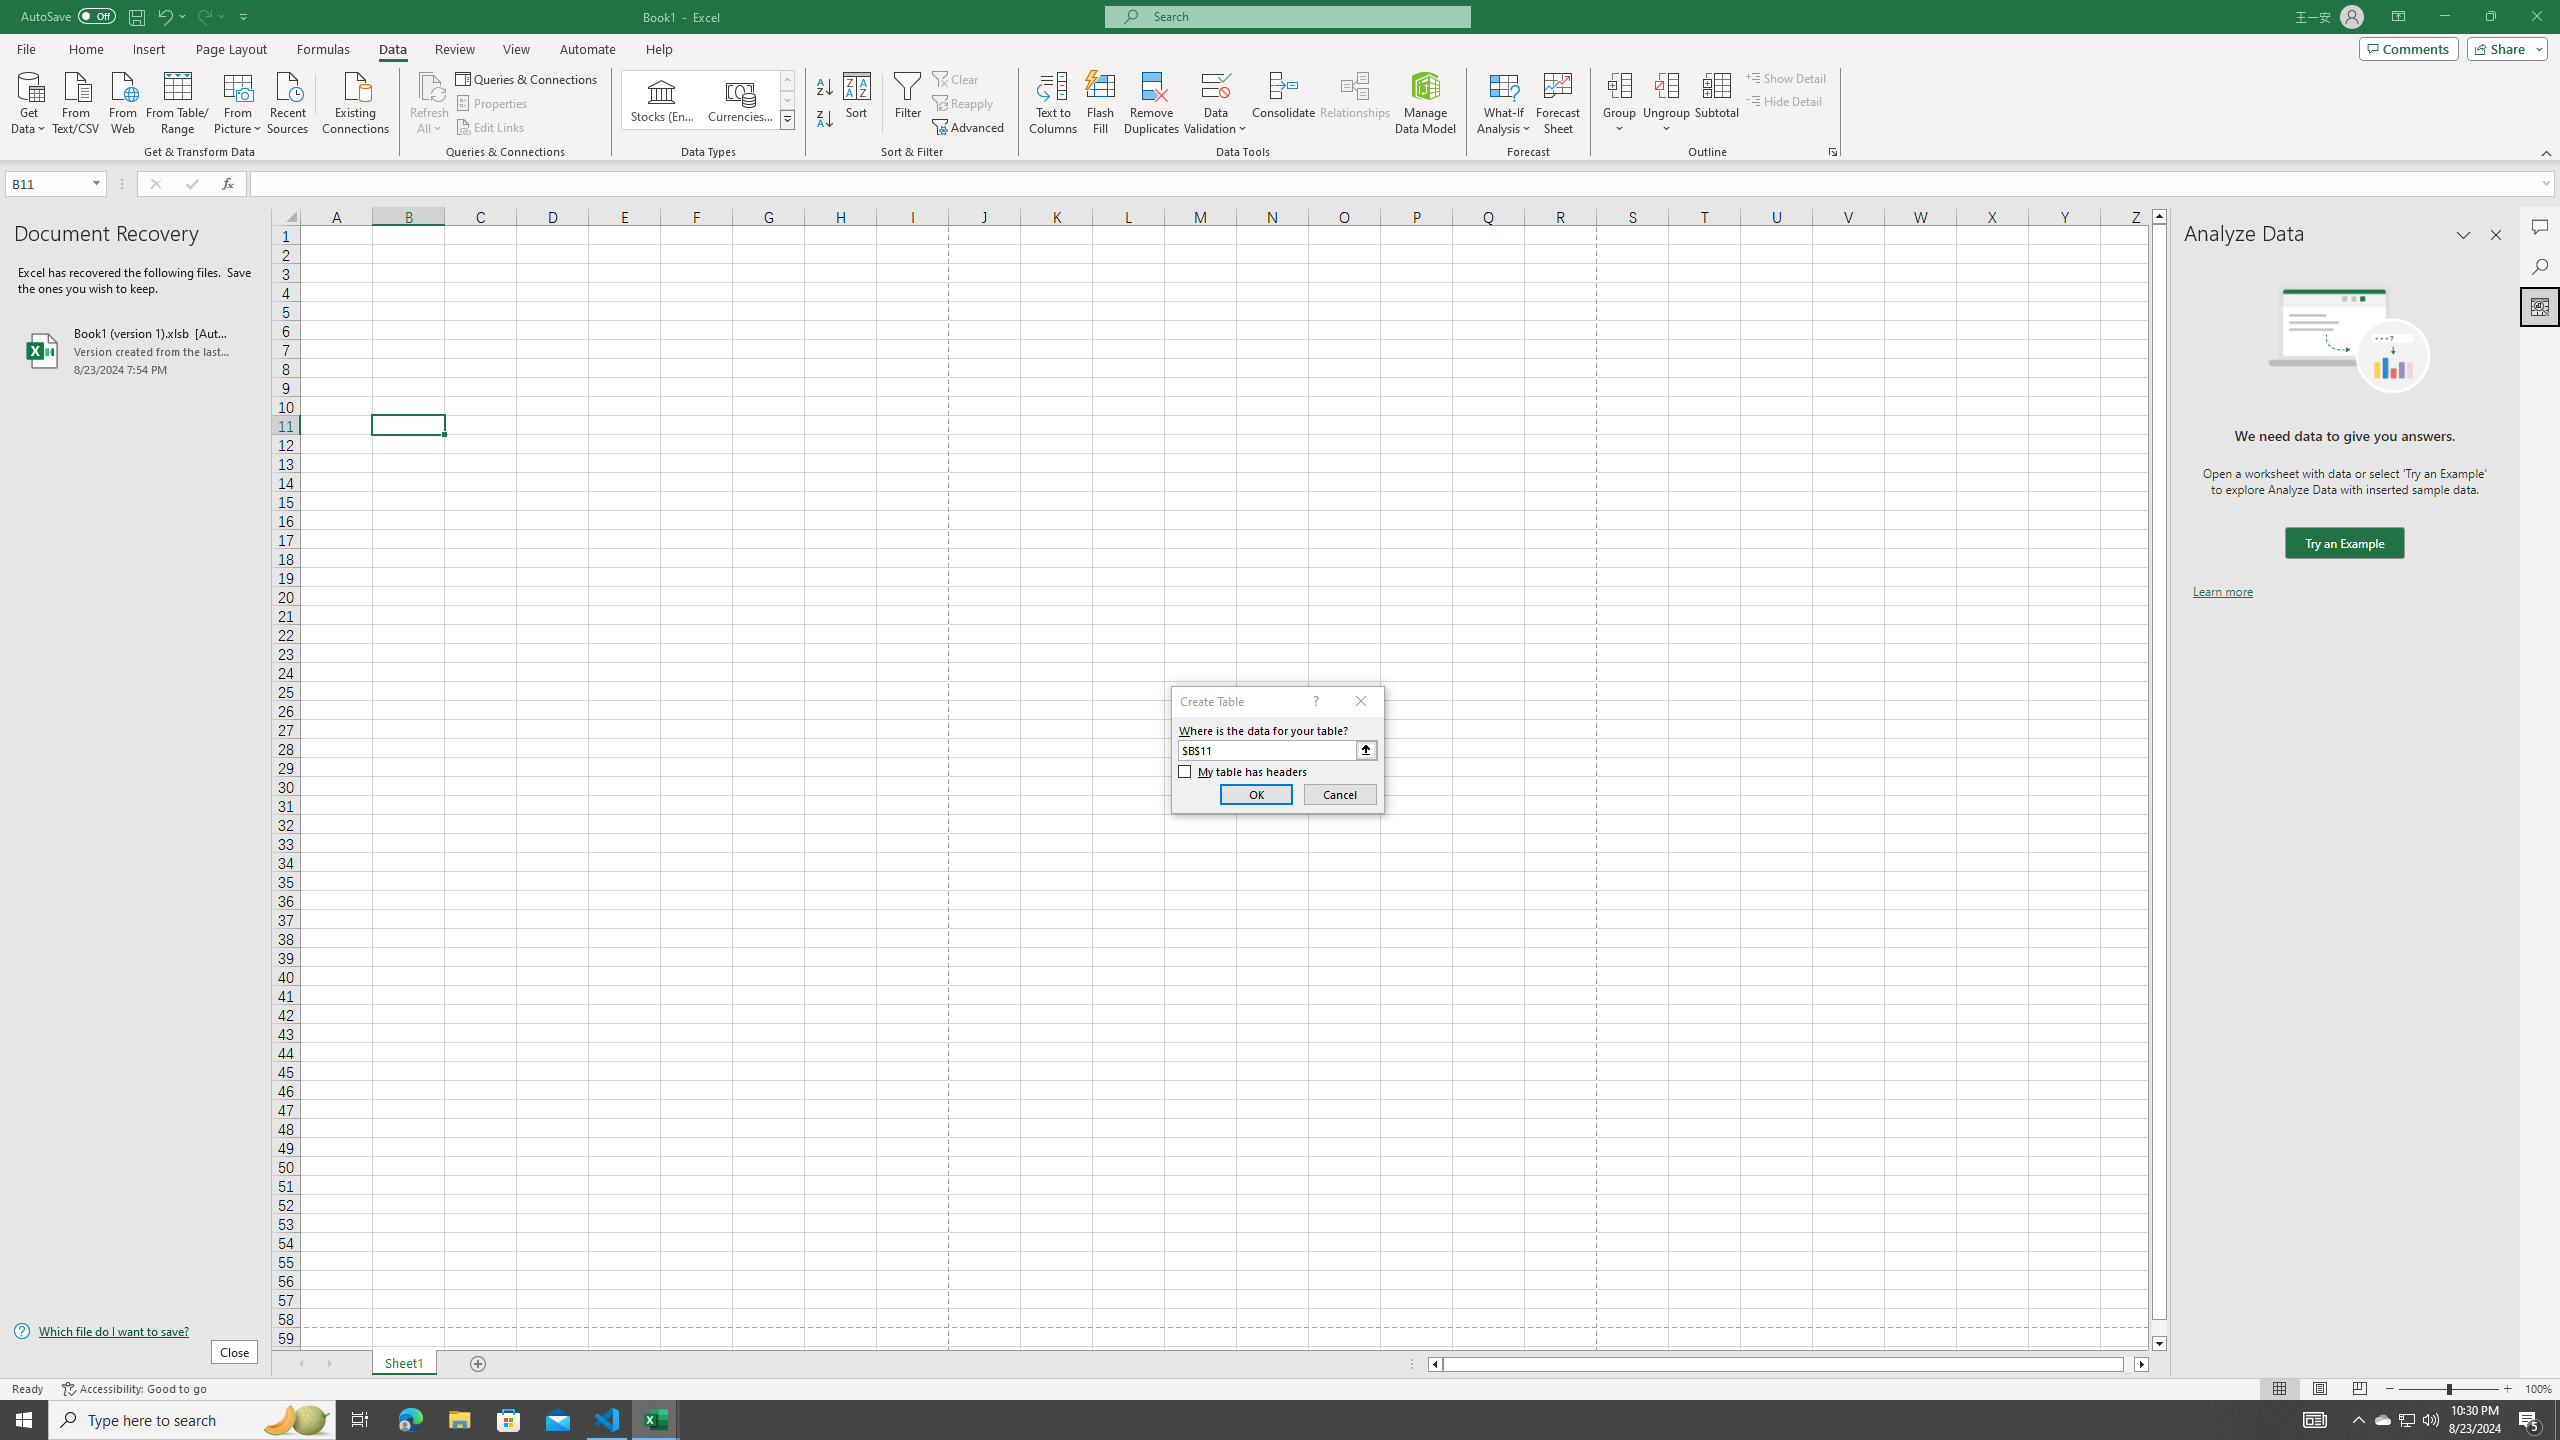 Image resolution: width=2560 pixels, height=1440 pixels. I want to click on 'From Text/CSV', so click(76, 100).